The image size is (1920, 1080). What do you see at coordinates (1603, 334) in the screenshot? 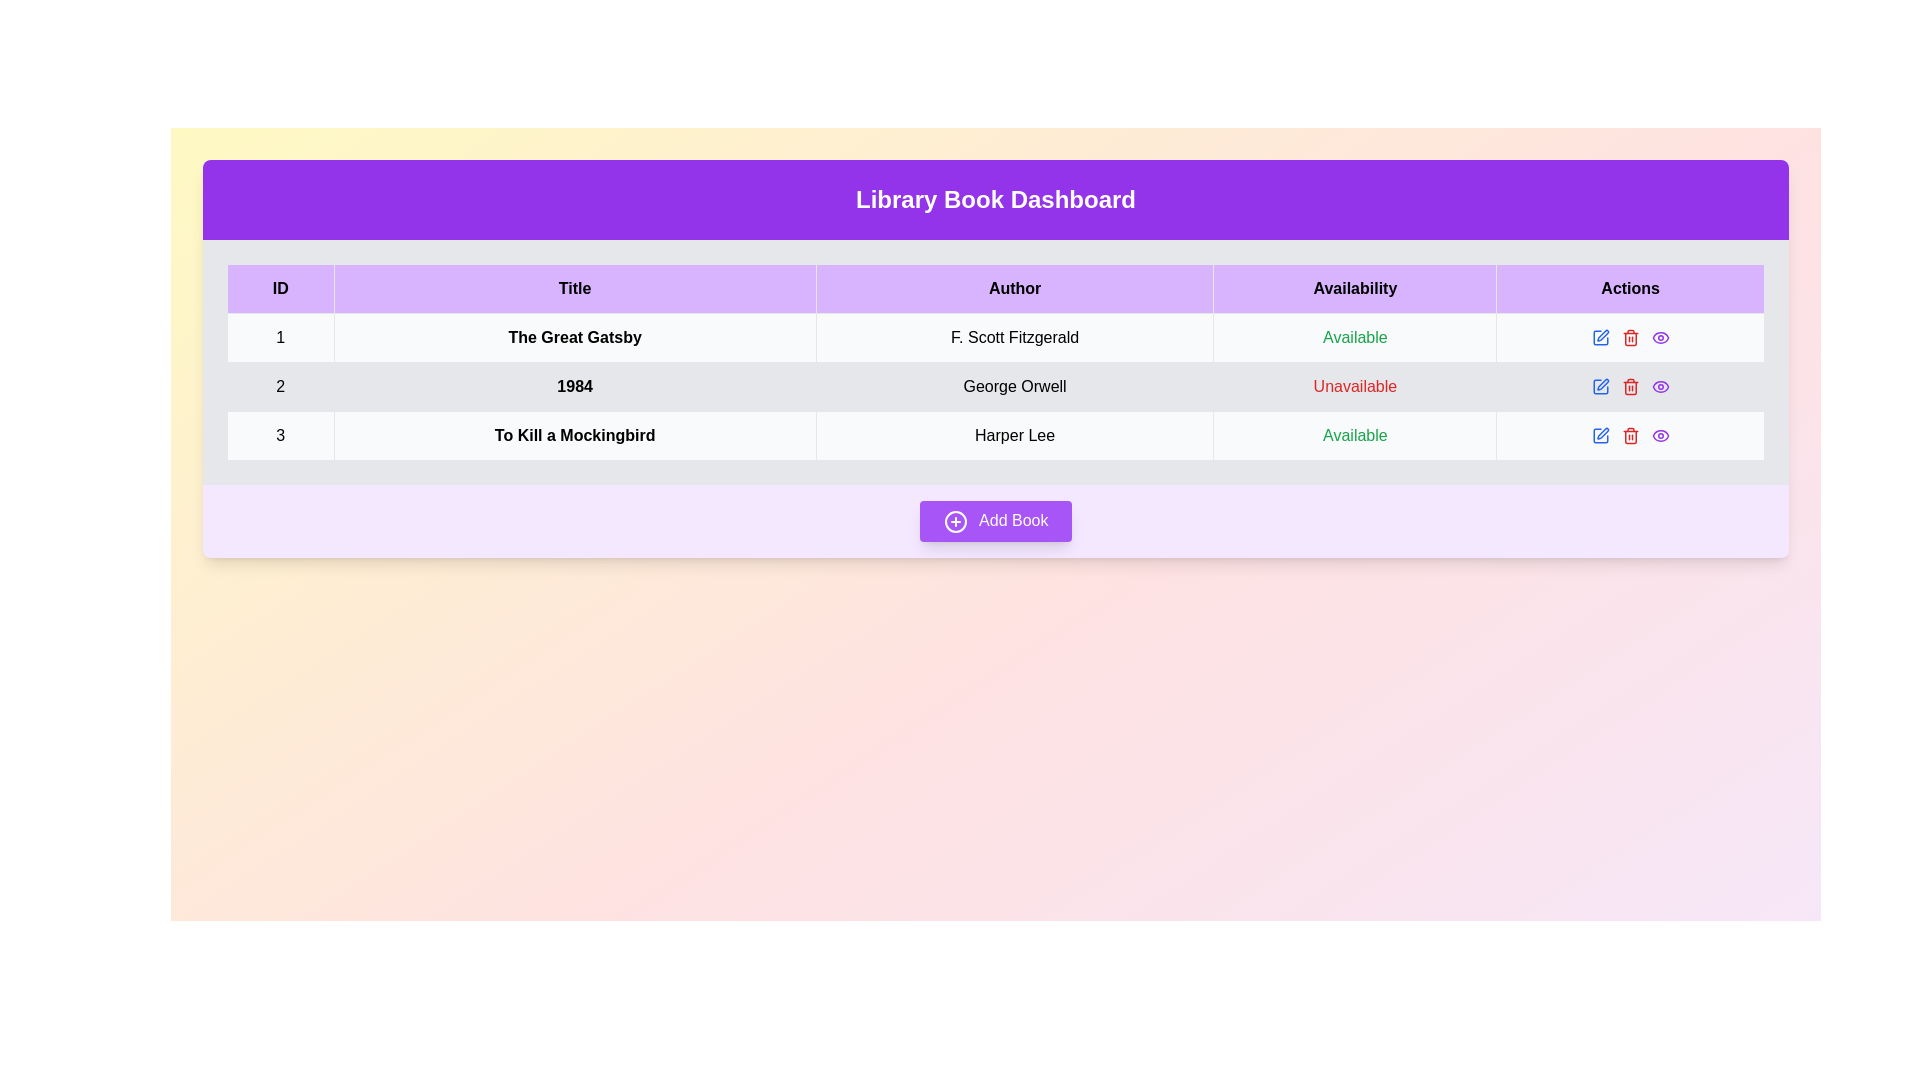
I see `the first action icon in the 'Actions' column for the book '1984'` at bounding box center [1603, 334].